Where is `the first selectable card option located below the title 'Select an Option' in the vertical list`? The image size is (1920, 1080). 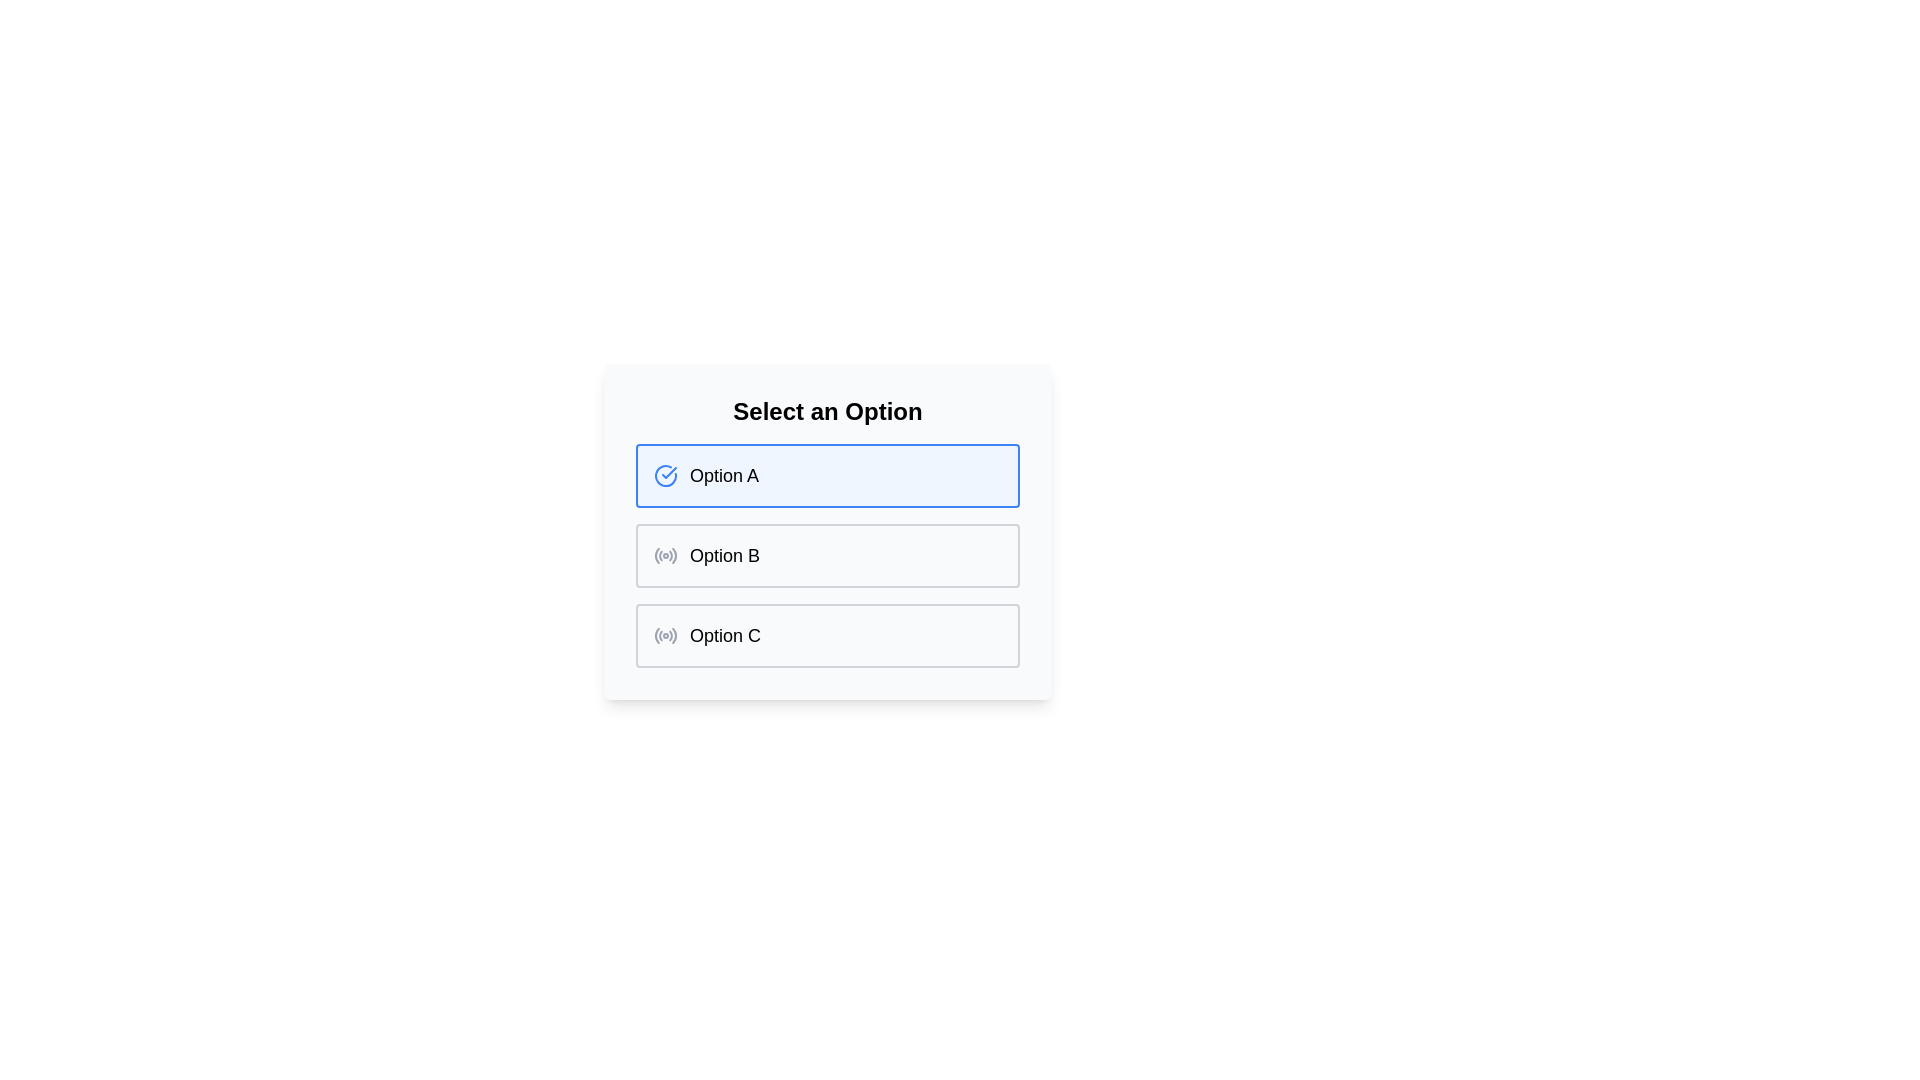
the first selectable card option located below the title 'Select an Option' in the vertical list is located at coordinates (828, 475).